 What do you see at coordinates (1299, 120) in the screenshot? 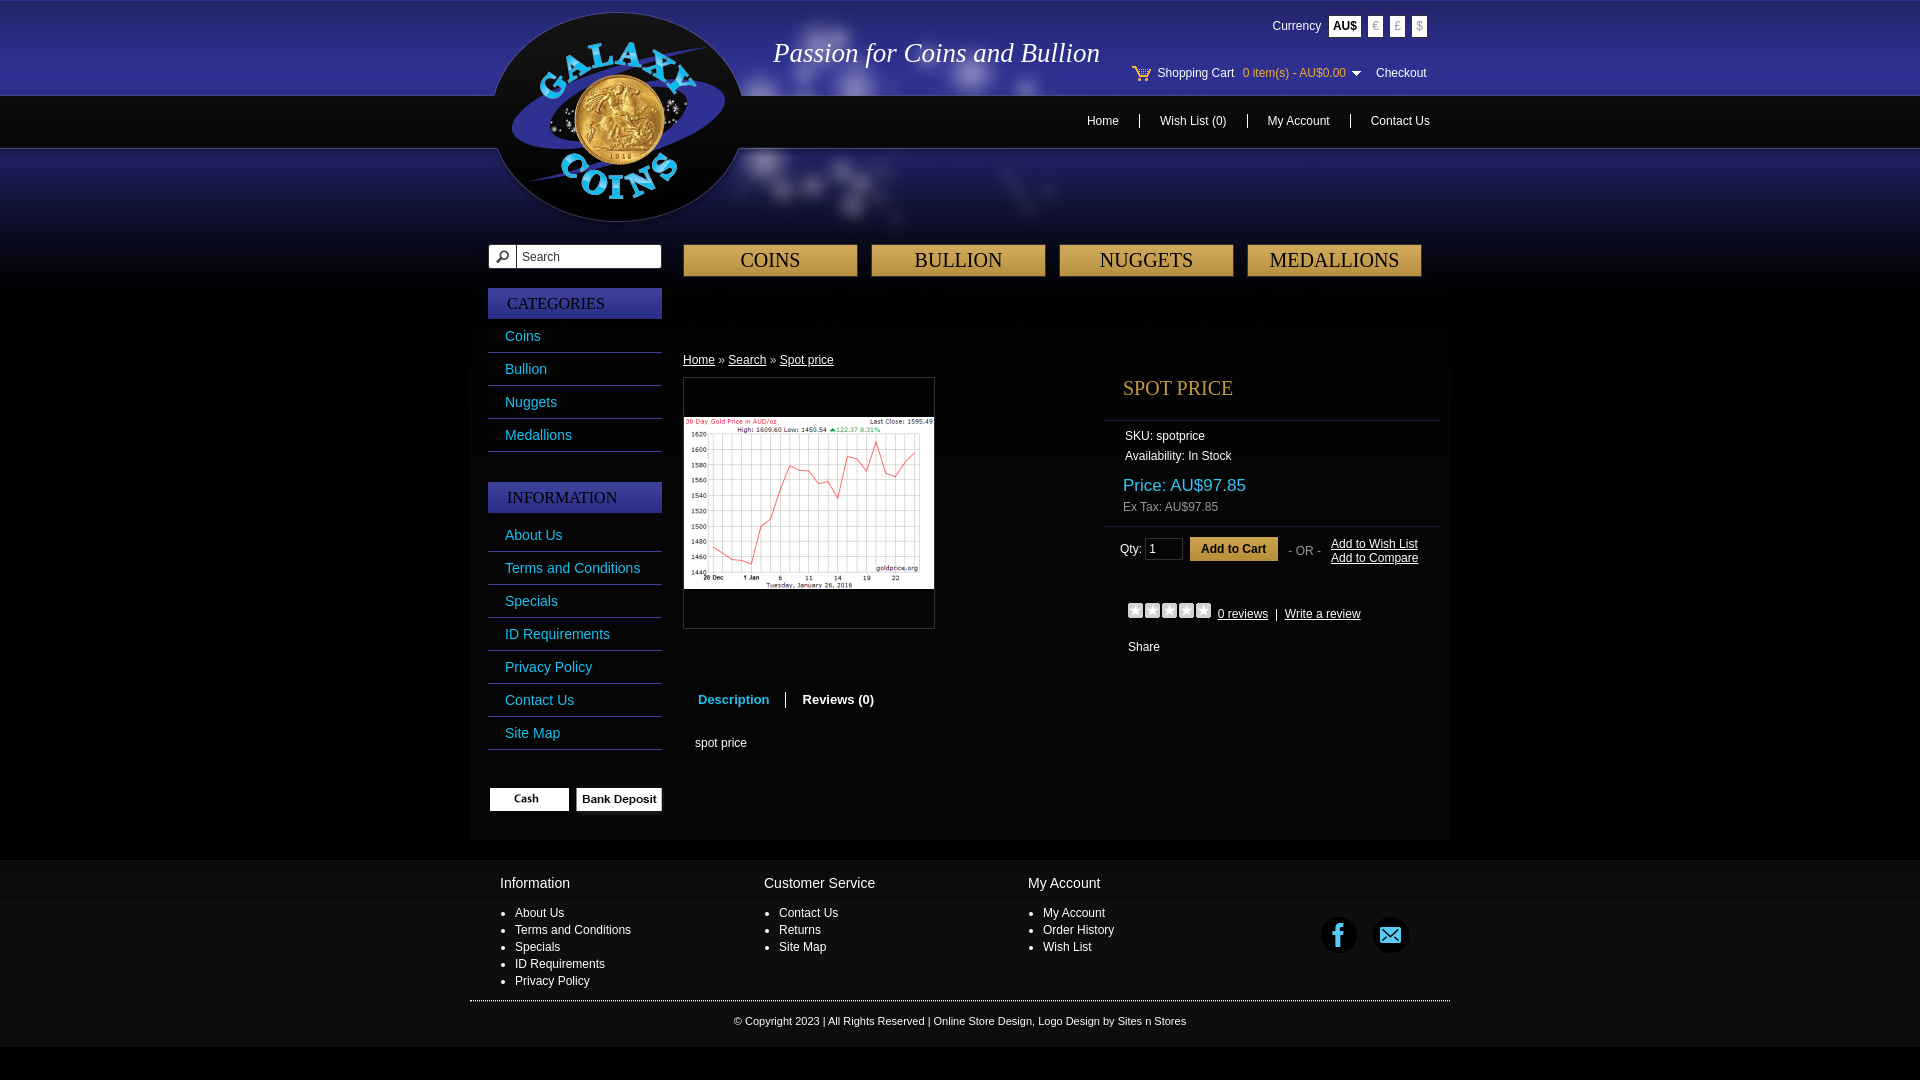
I see `'My Account'` at bounding box center [1299, 120].